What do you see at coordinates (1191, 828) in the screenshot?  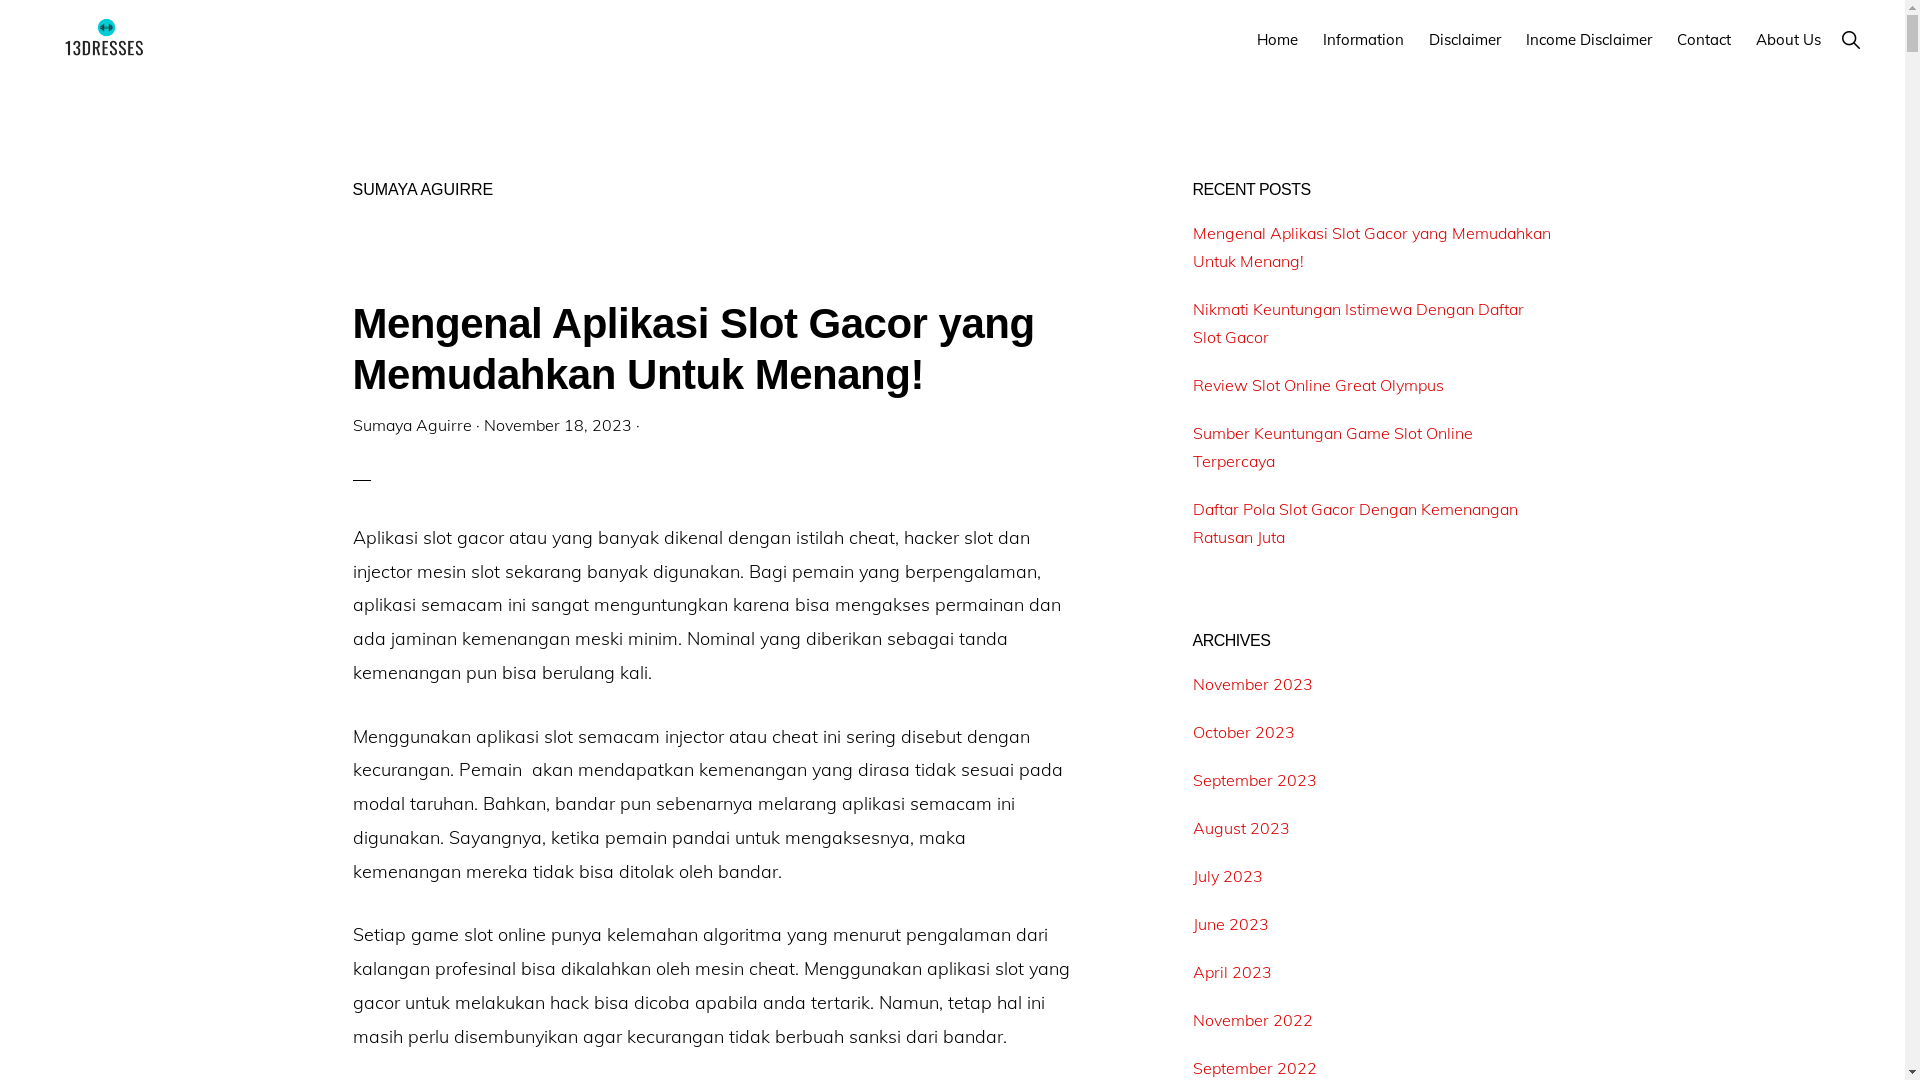 I see `'August 2023'` at bounding box center [1191, 828].